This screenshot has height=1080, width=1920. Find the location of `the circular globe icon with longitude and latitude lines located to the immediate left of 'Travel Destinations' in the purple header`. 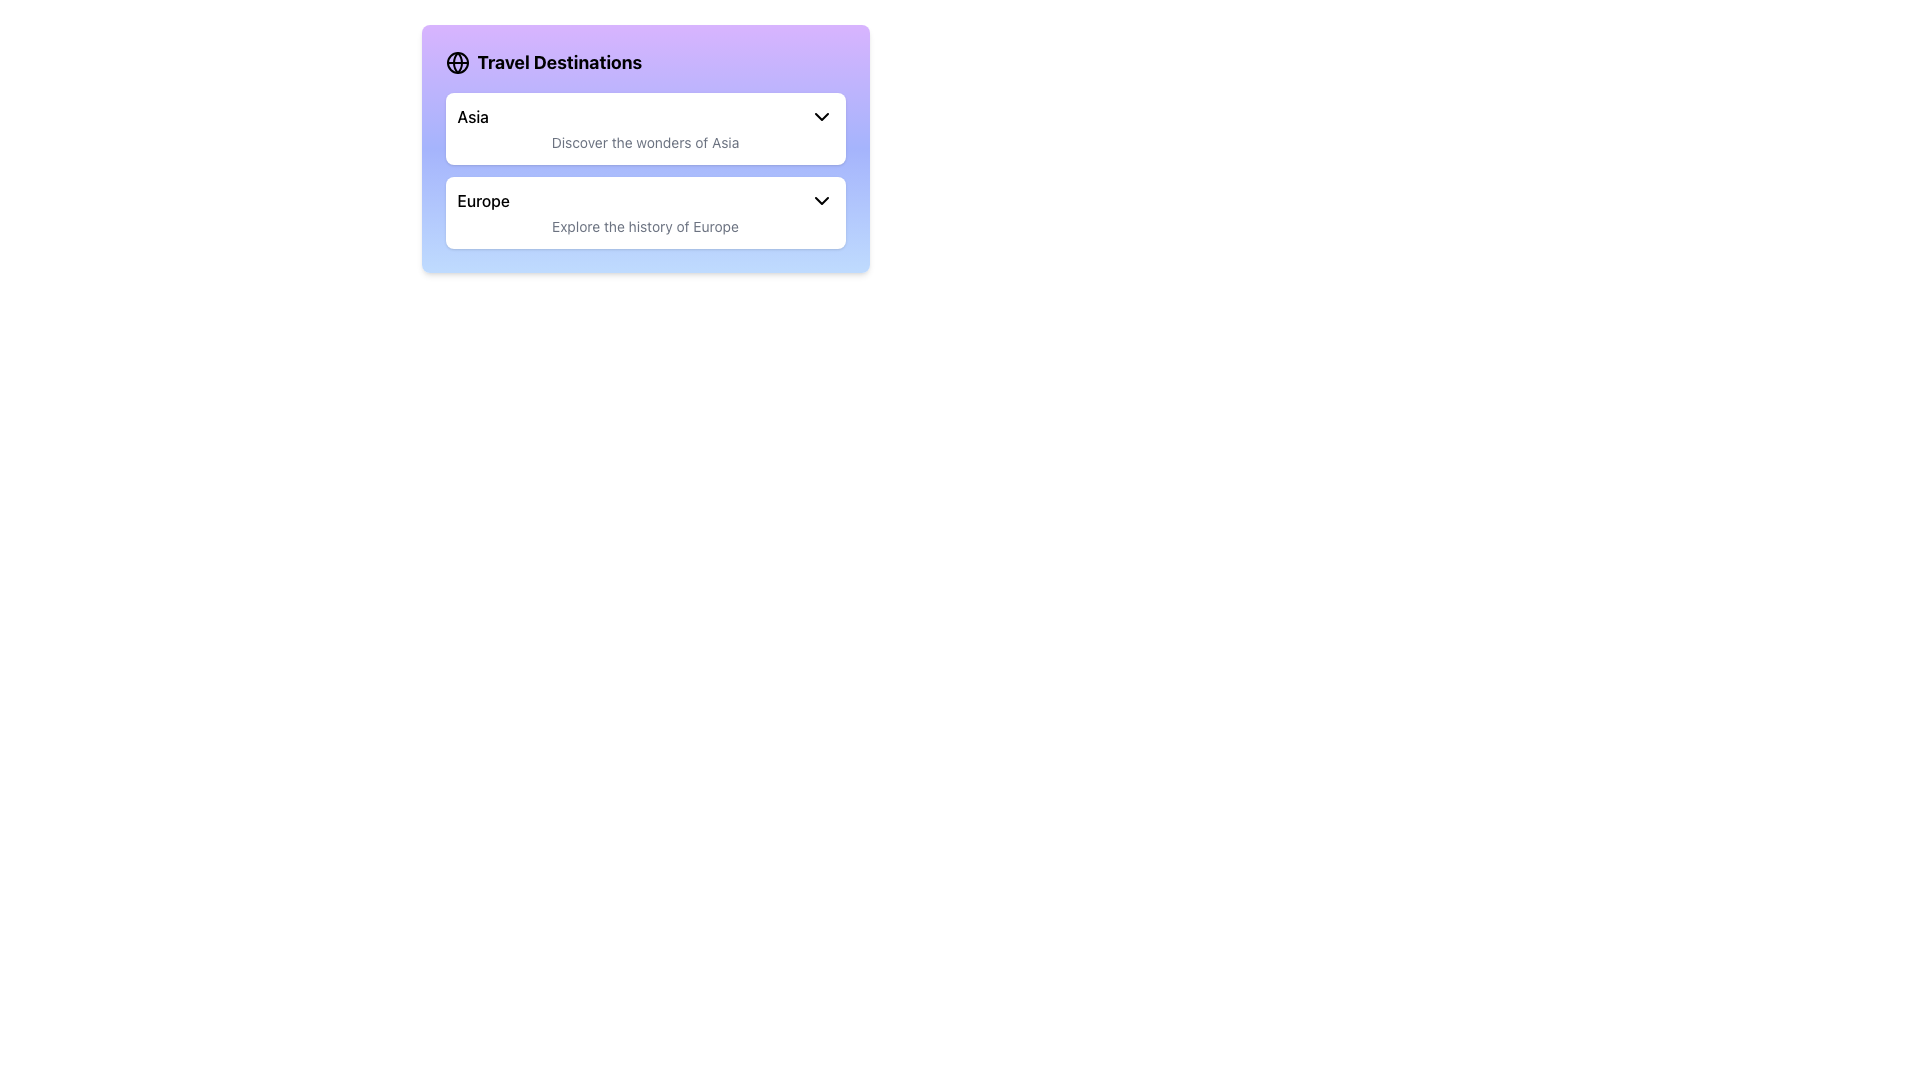

the circular globe icon with longitude and latitude lines located to the immediate left of 'Travel Destinations' in the purple header is located at coordinates (456, 61).